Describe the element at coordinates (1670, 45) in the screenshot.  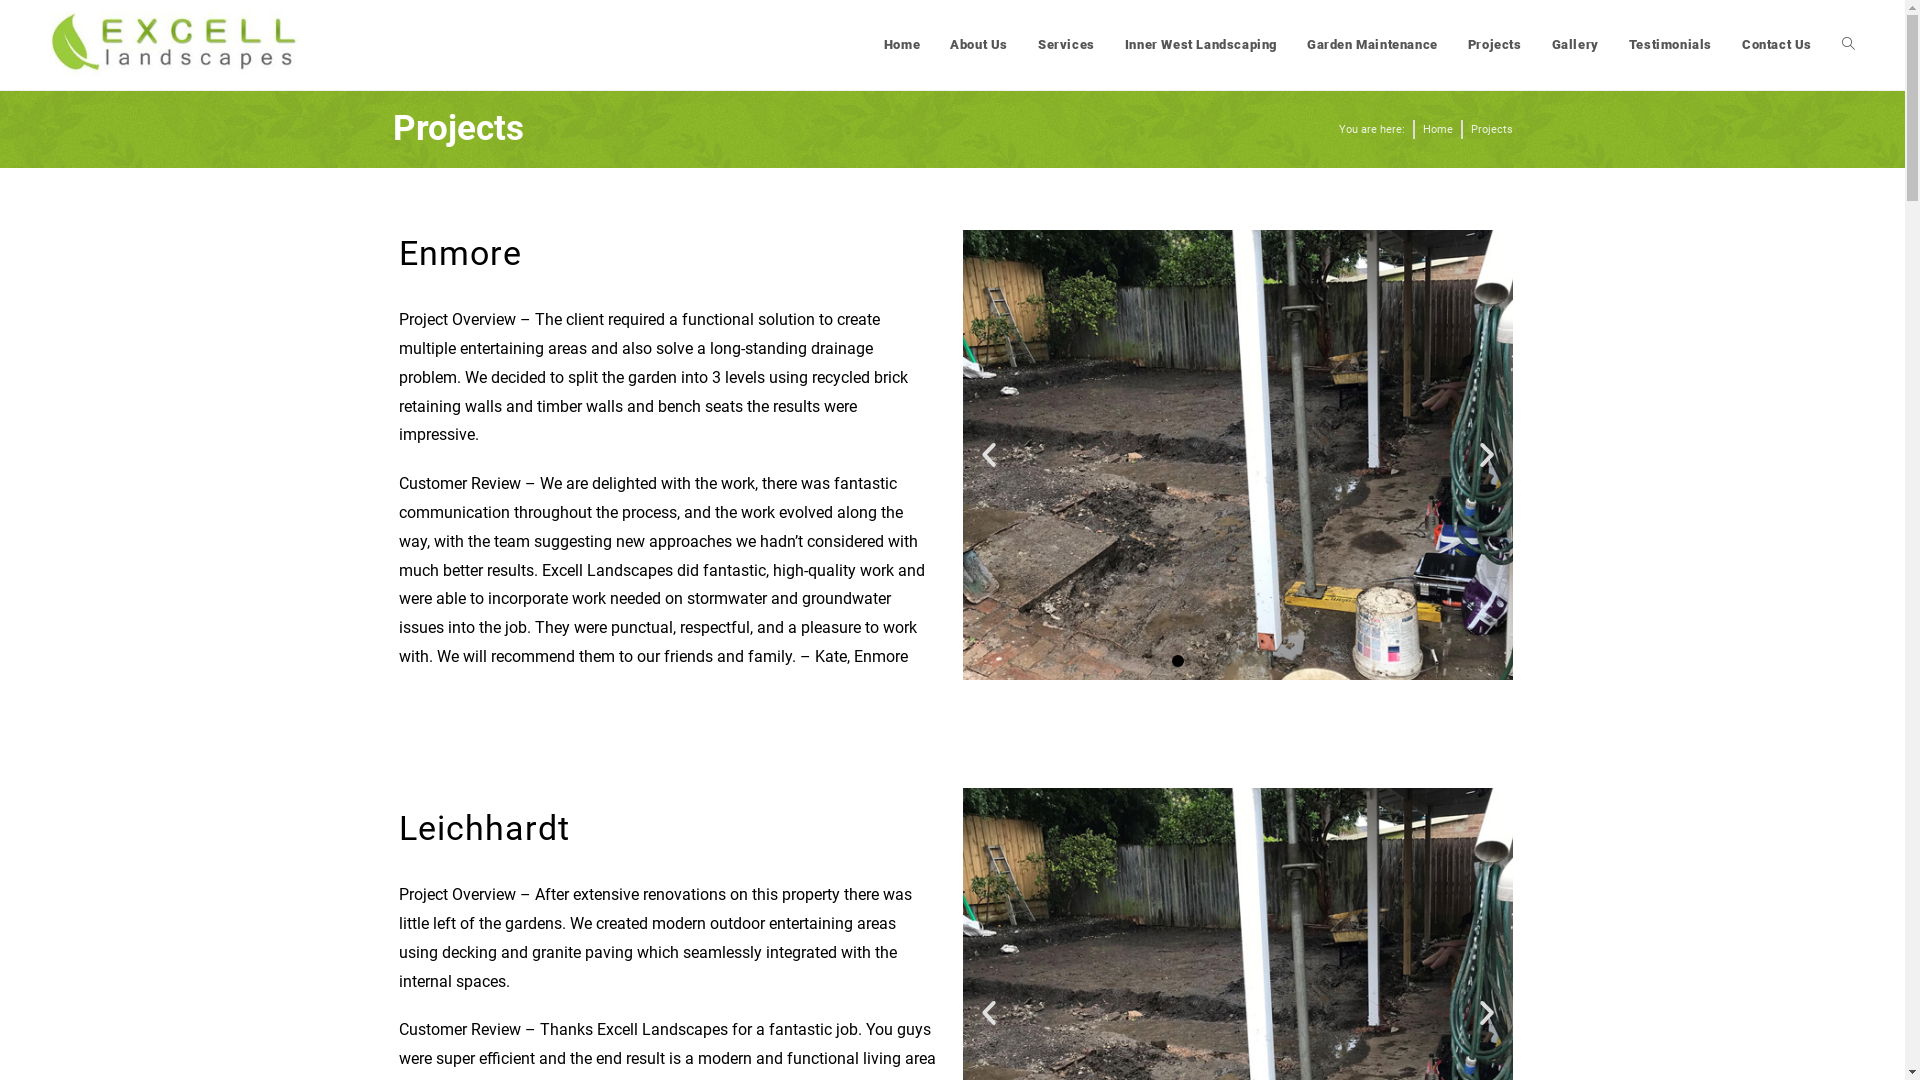
I see `'Testimonials'` at that location.